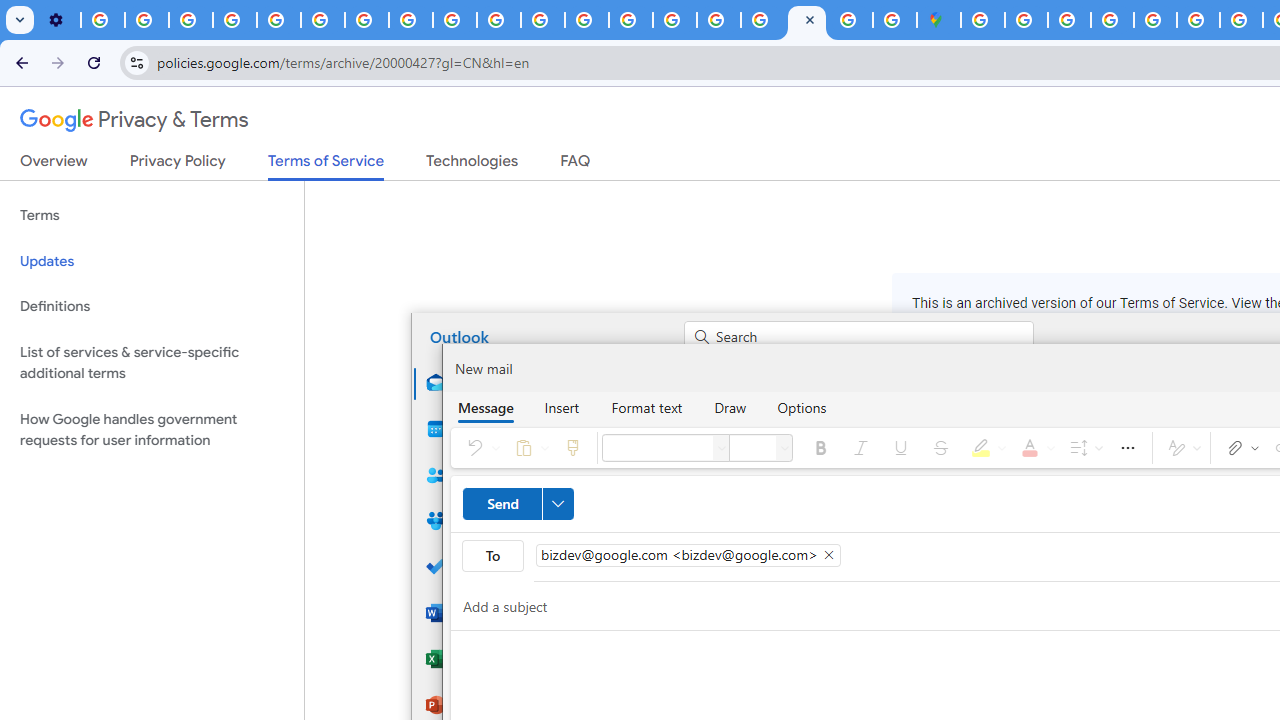 Image resolution: width=1280 pixels, height=720 pixels. I want to click on 'Paste', so click(528, 446).